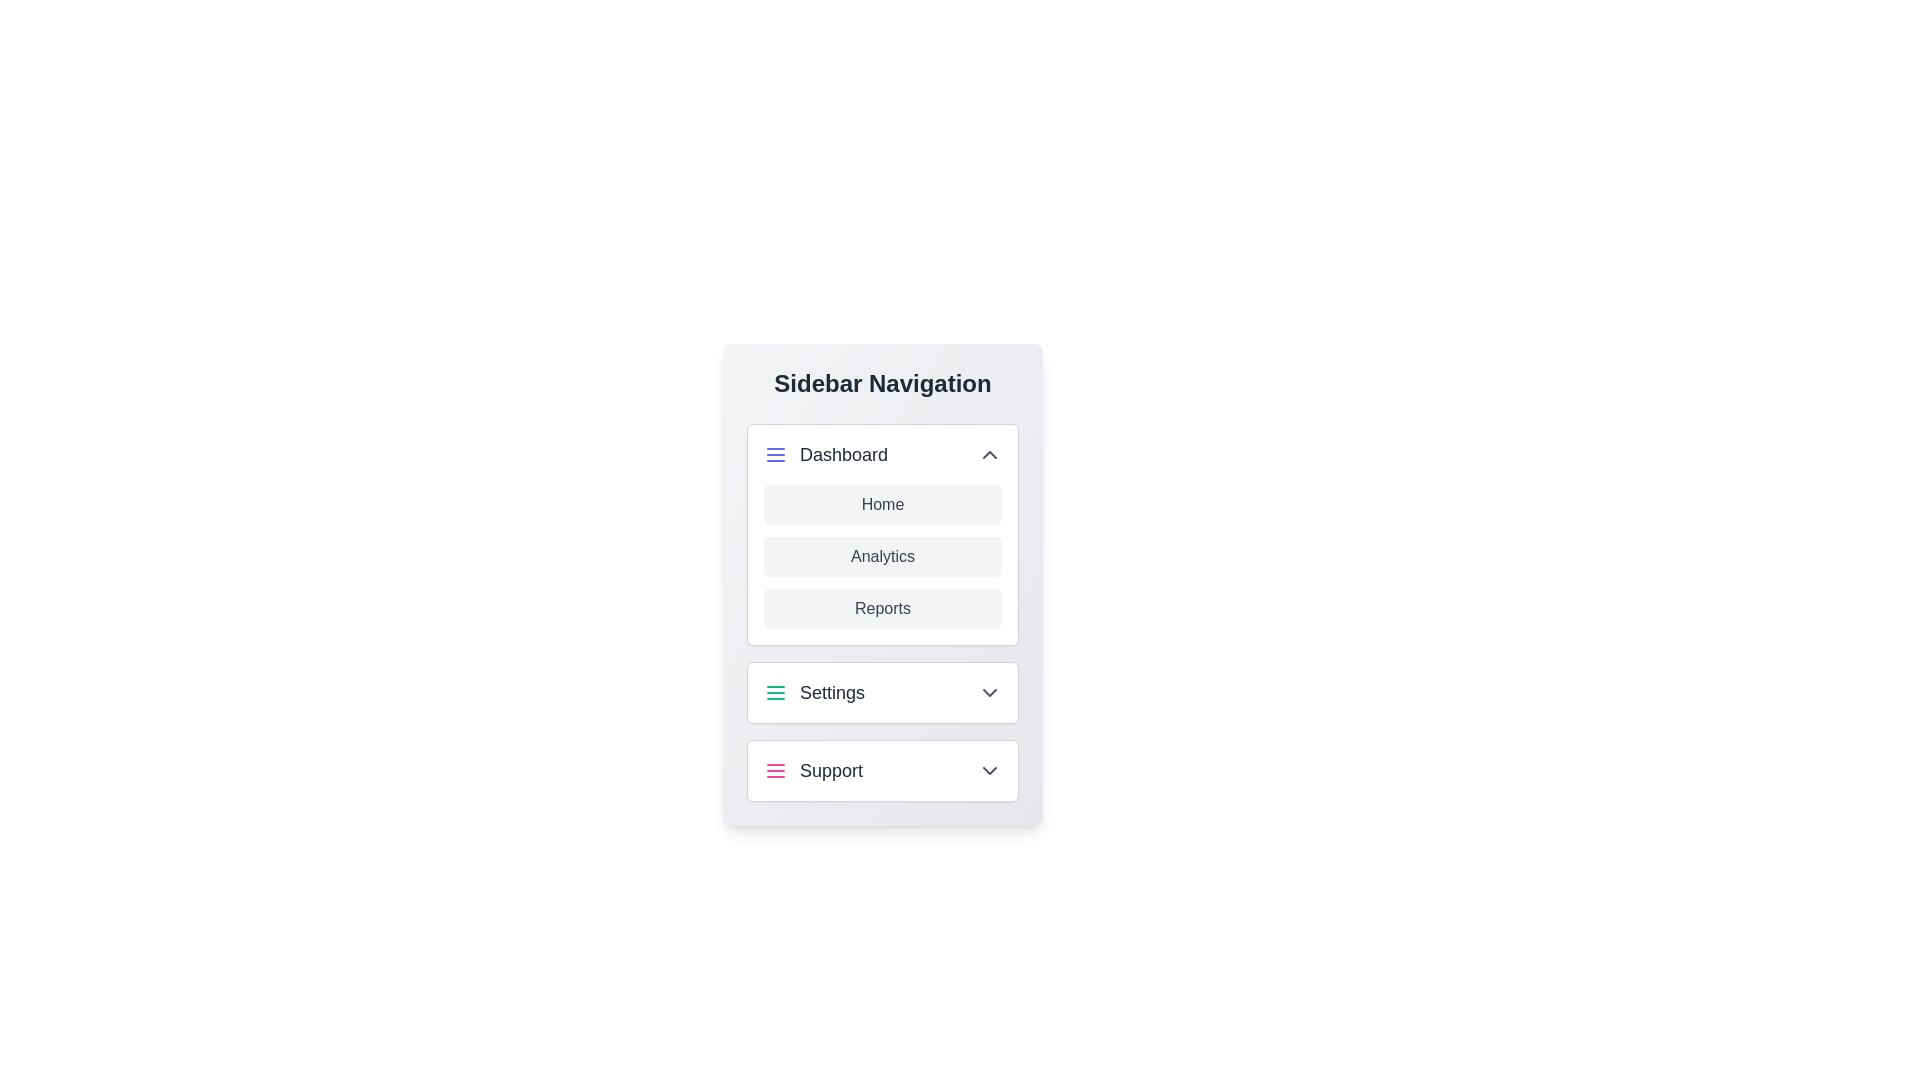  What do you see at coordinates (832, 692) in the screenshot?
I see `the 'Settings' text label located in the sidebar menu` at bounding box center [832, 692].